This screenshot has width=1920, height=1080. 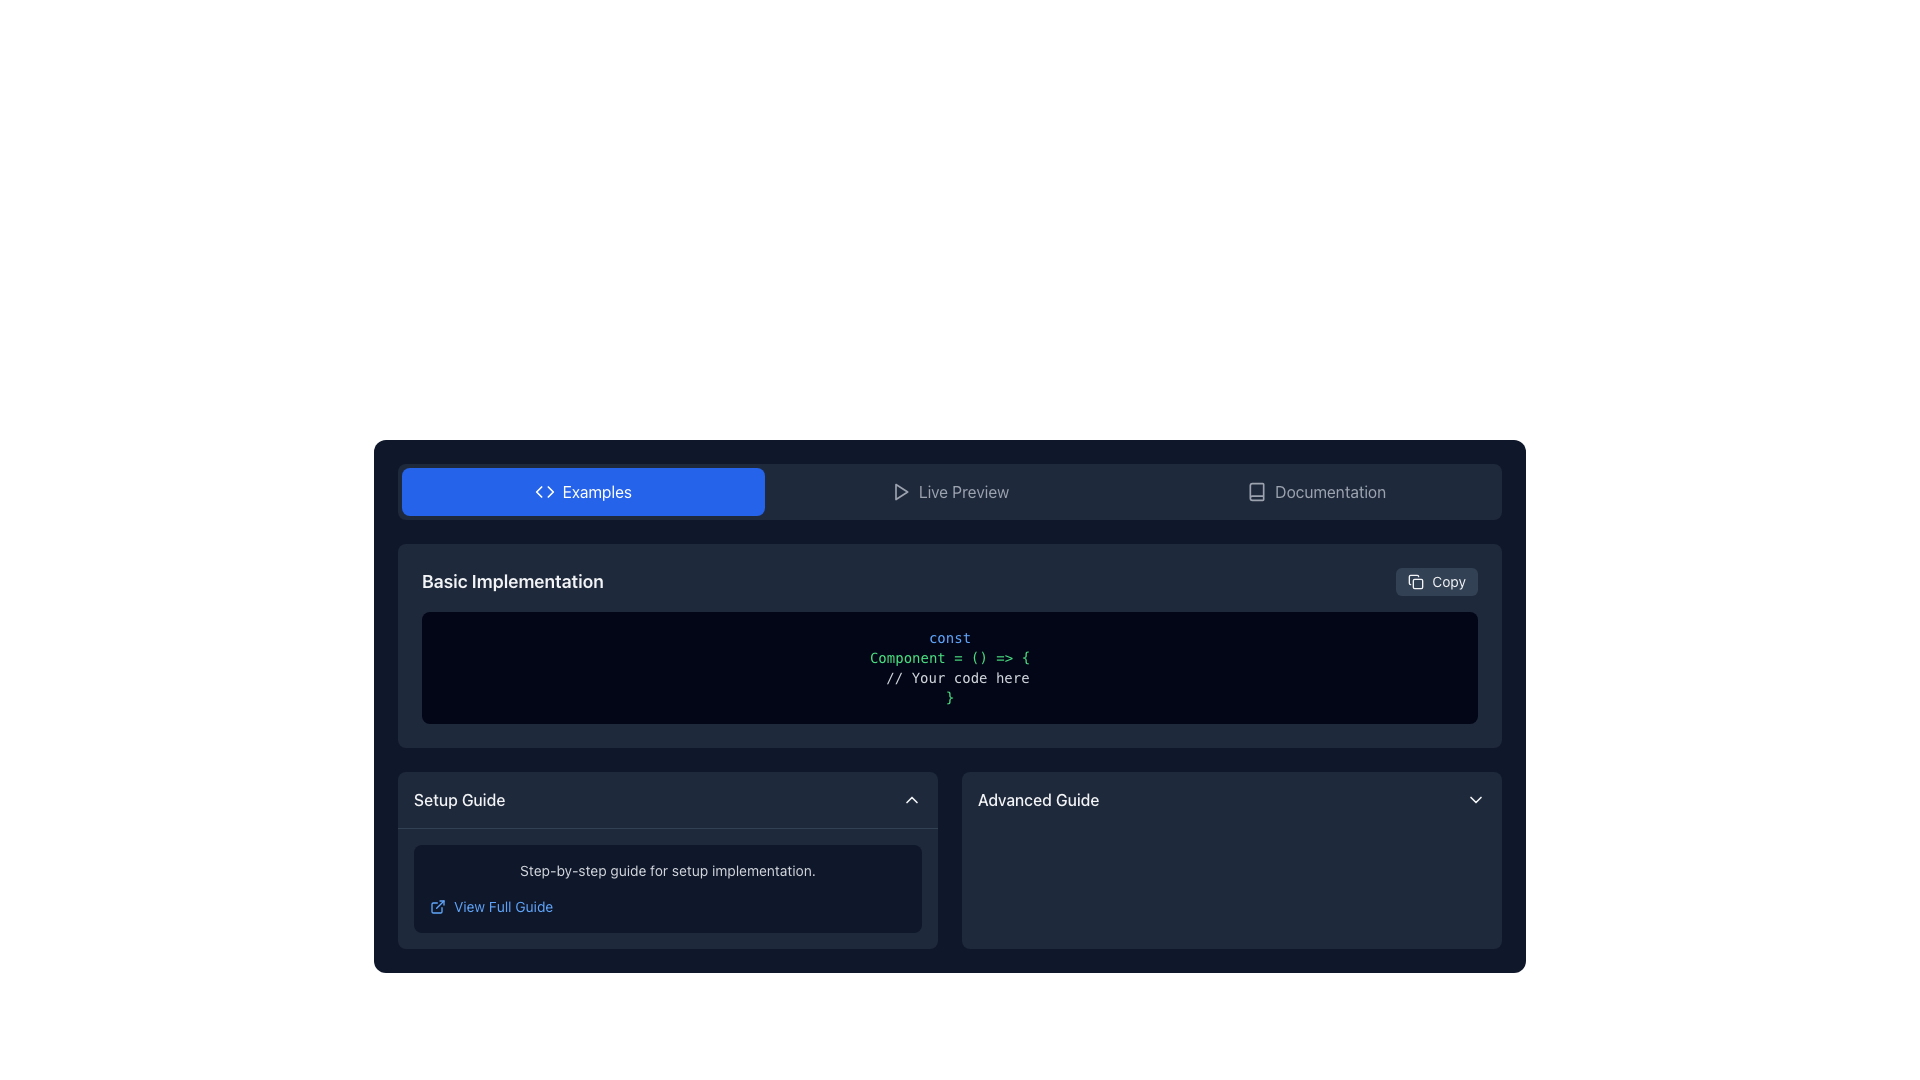 What do you see at coordinates (1449, 582) in the screenshot?
I see `text content of the label located in the top-right corner of the box within the 'Basic Implementation' section, which describes the action associated with the document icon` at bounding box center [1449, 582].